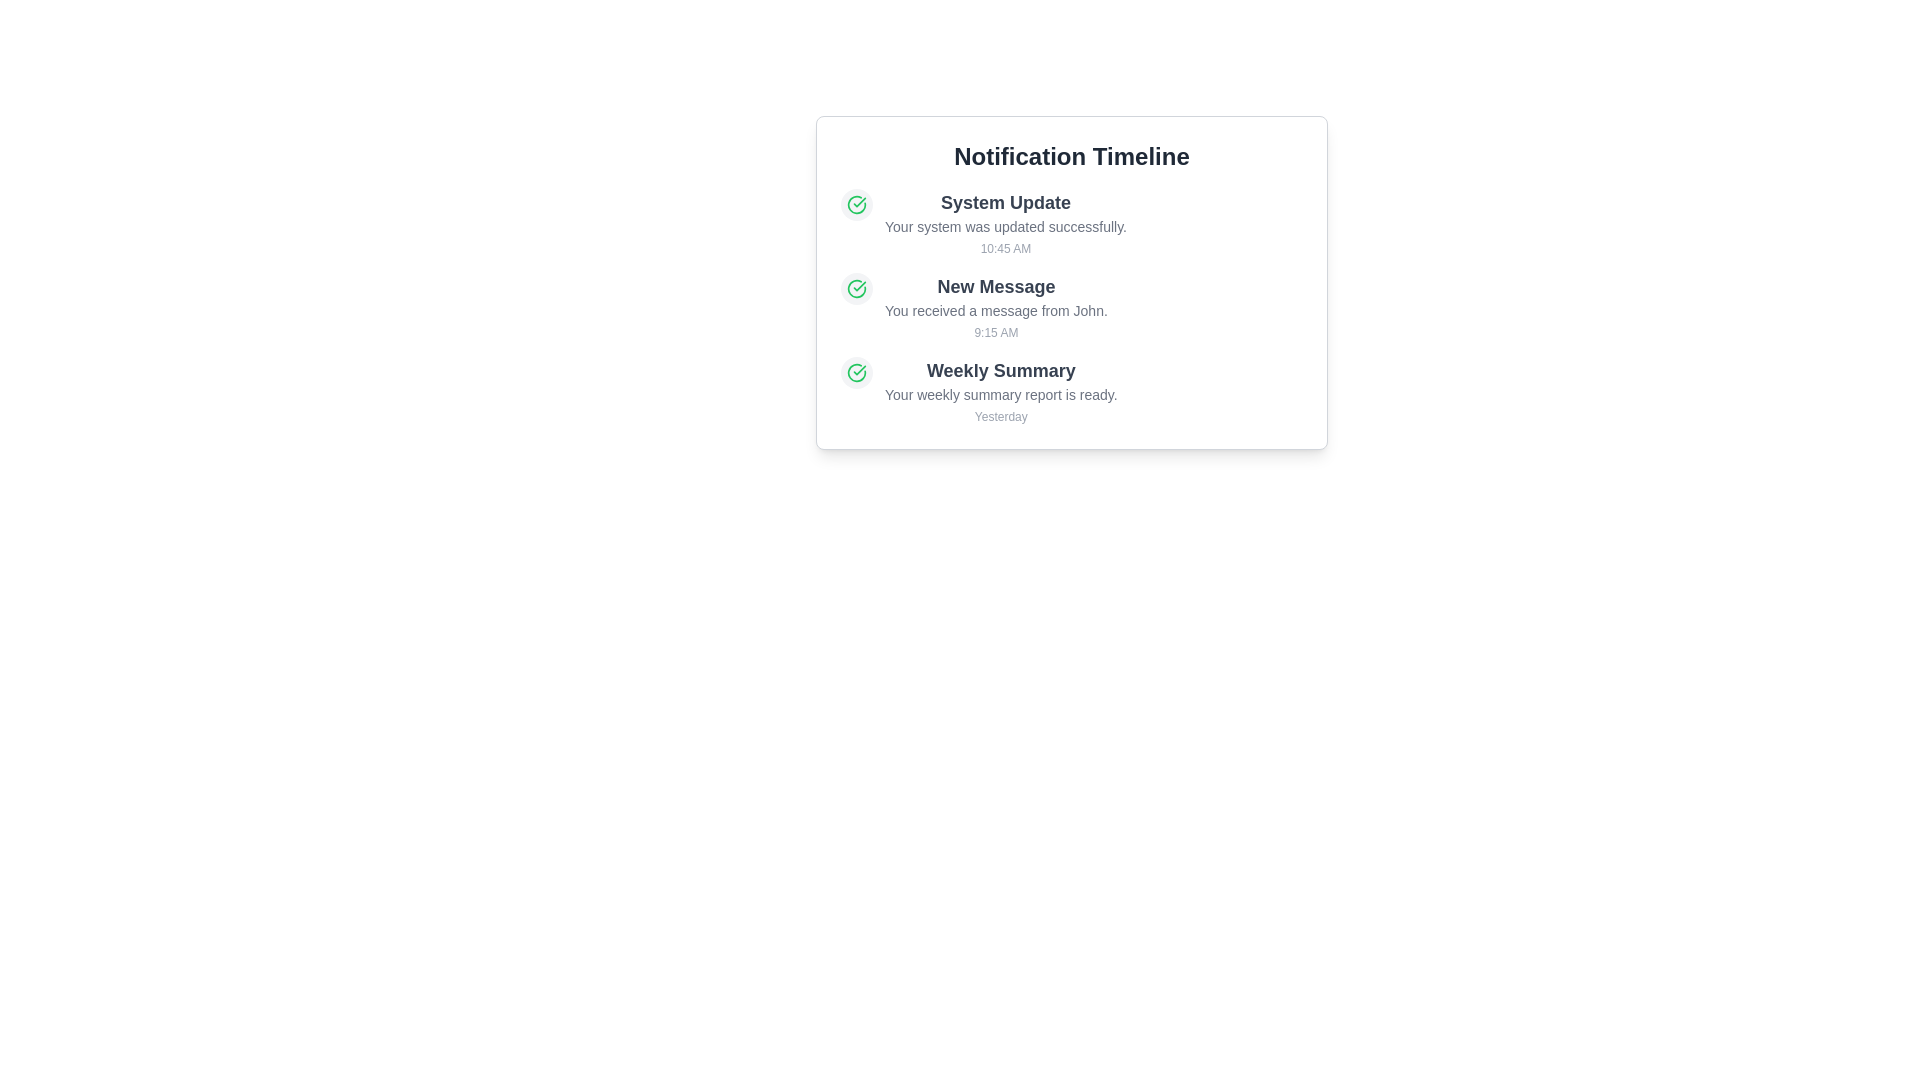 The image size is (1920, 1080). What do you see at coordinates (1070, 307) in the screenshot?
I see `the notification entry displaying 'New Message' with the description 'You received a message from John.'` at bounding box center [1070, 307].